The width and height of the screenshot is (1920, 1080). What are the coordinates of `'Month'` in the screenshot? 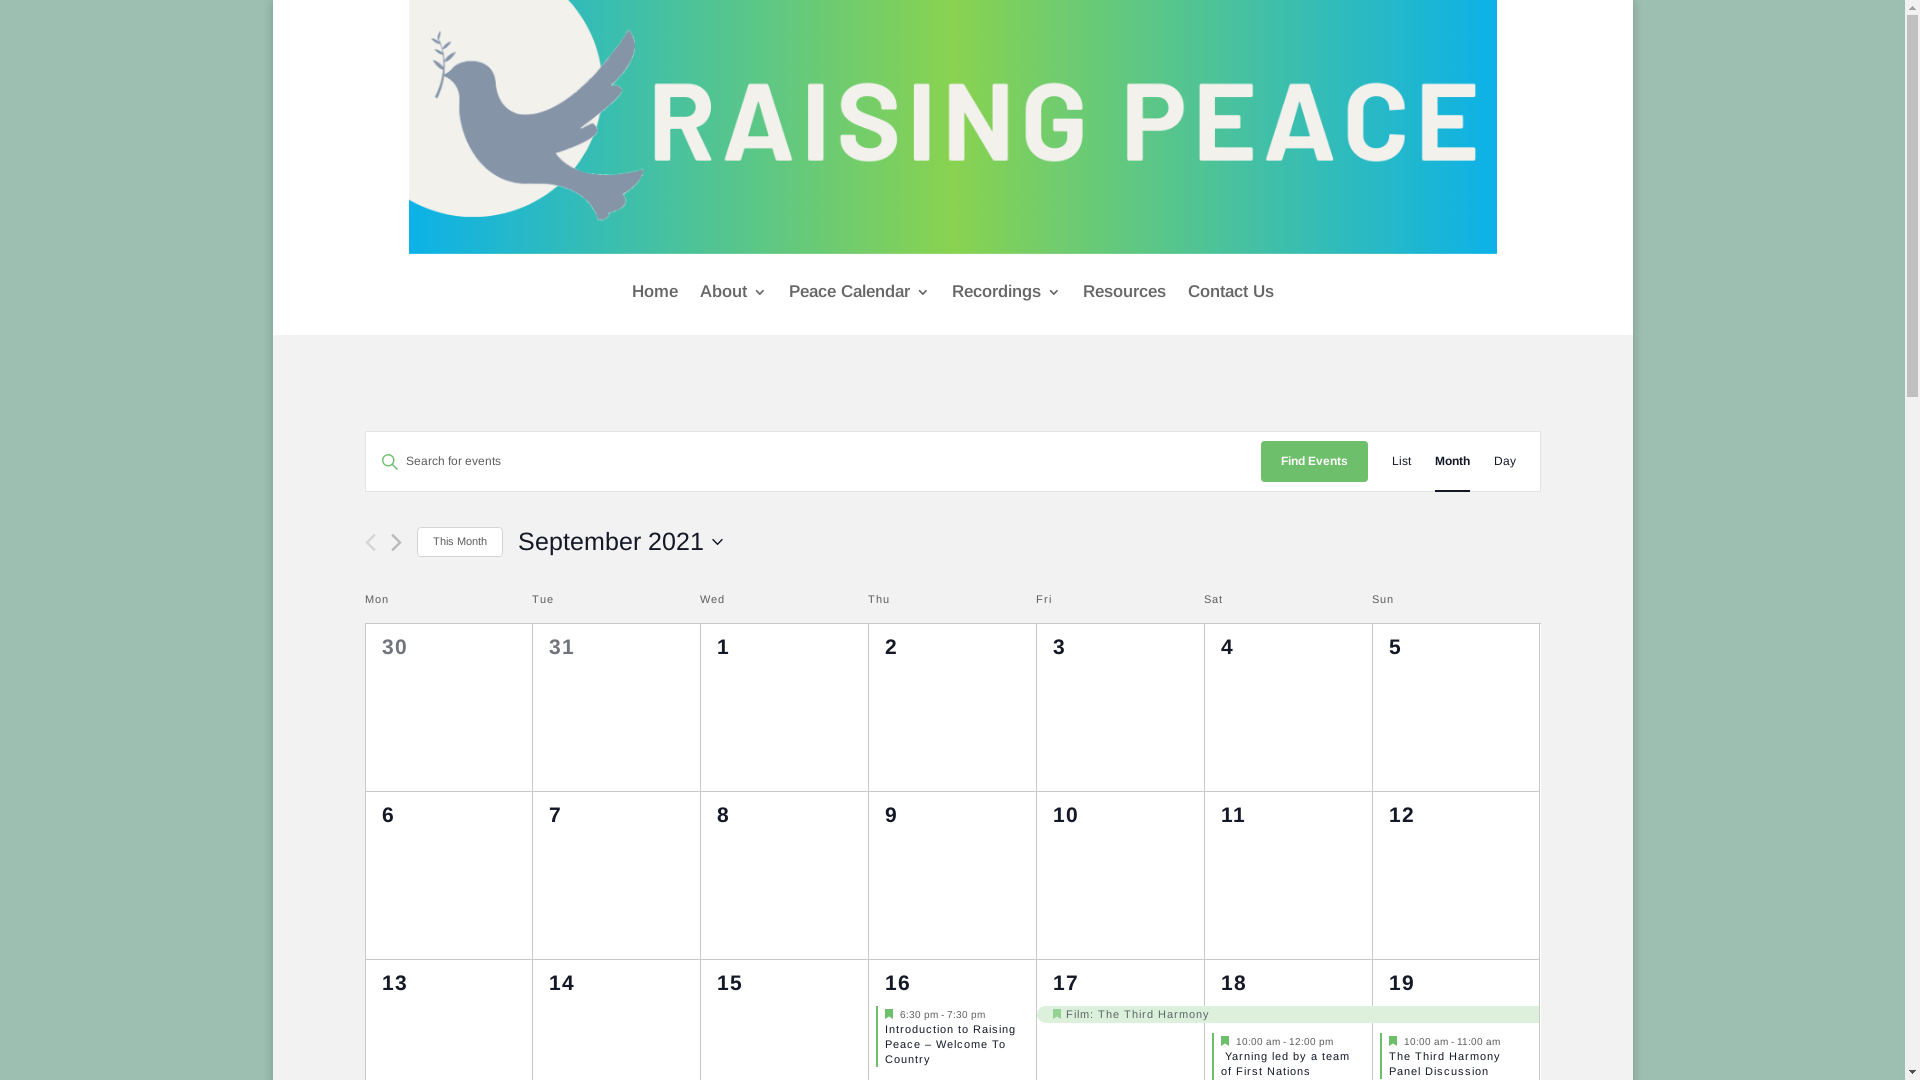 It's located at (1451, 461).